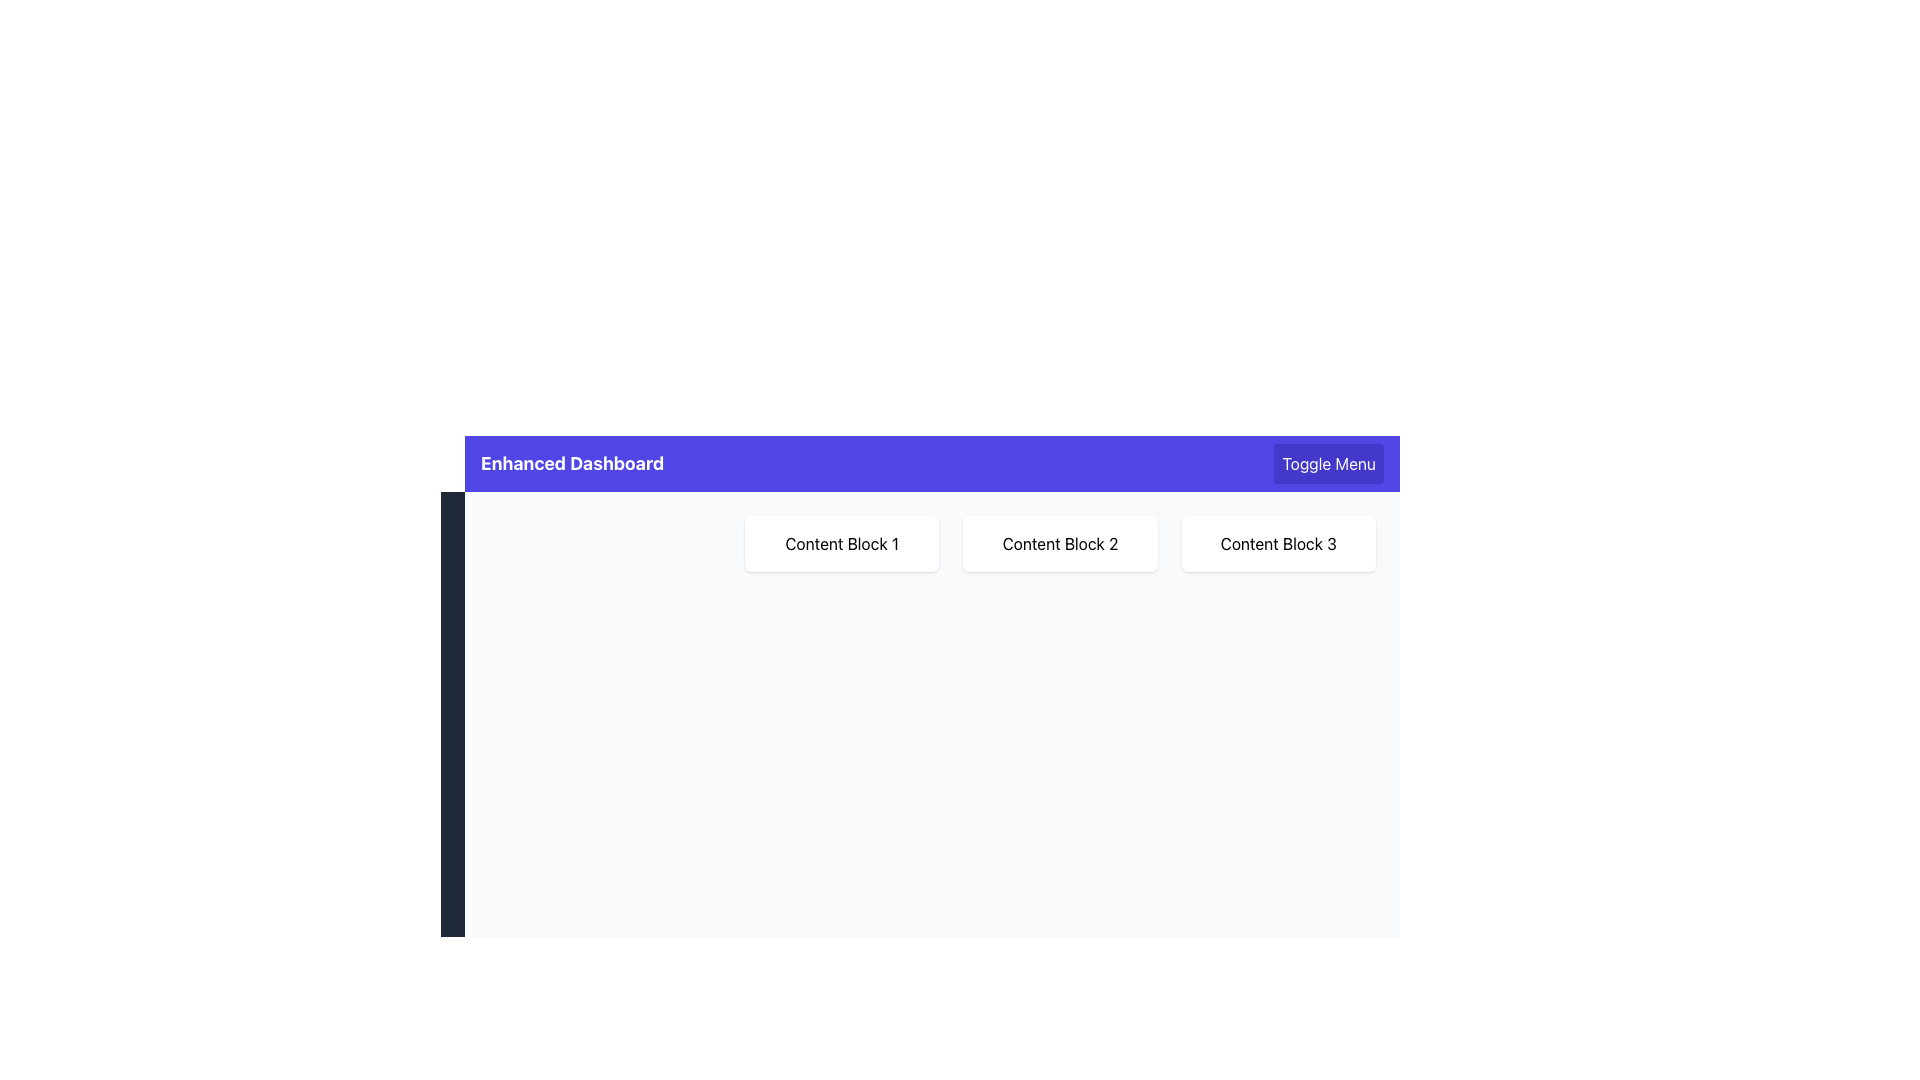 Image resolution: width=1920 pixels, height=1080 pixels. I want to click on the static text label 'Enhanced Dashboard' which is displayed in a bold, large font with white color on a purple background, located in the top left section of the navigation bar, so click(571, 463).